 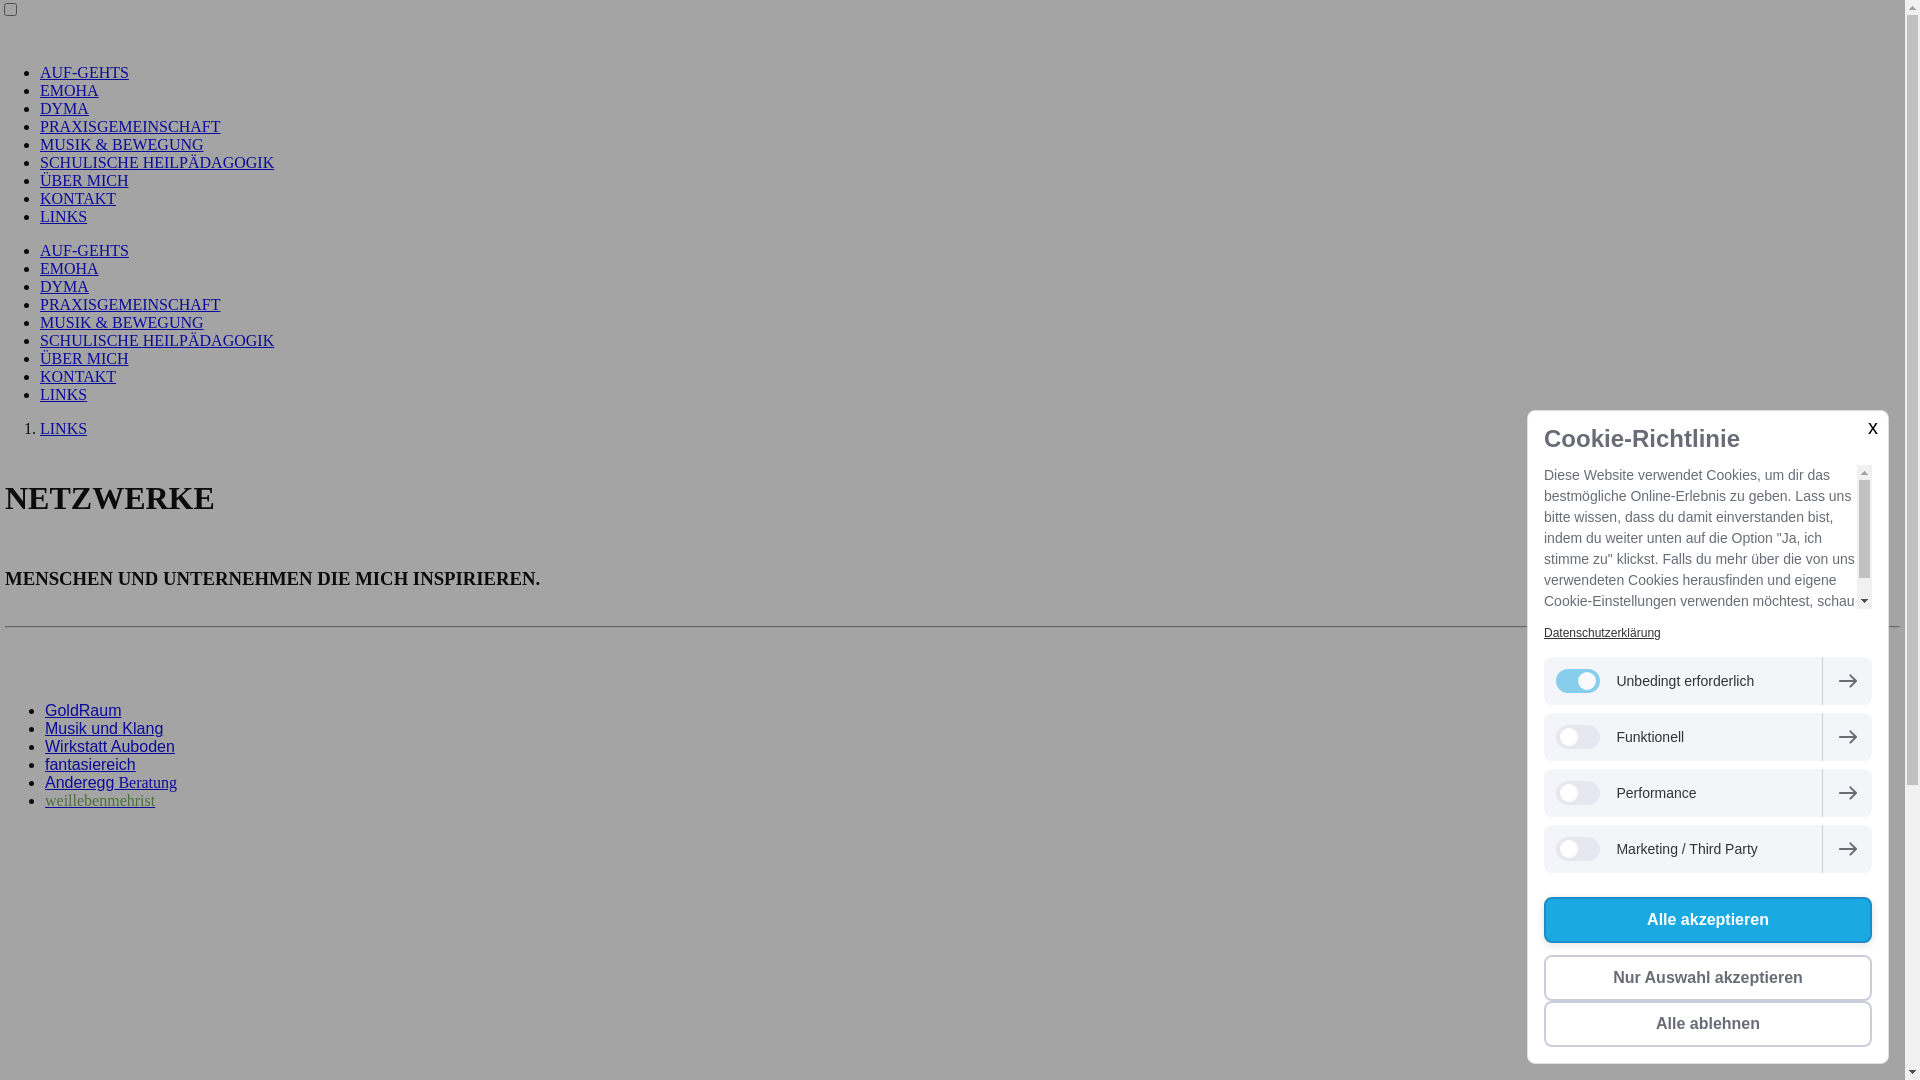 What do you see at coordinates (109, 781) in the screenshot?
I see `'Anderegg Beratung'` at bounding box center [109, 781].